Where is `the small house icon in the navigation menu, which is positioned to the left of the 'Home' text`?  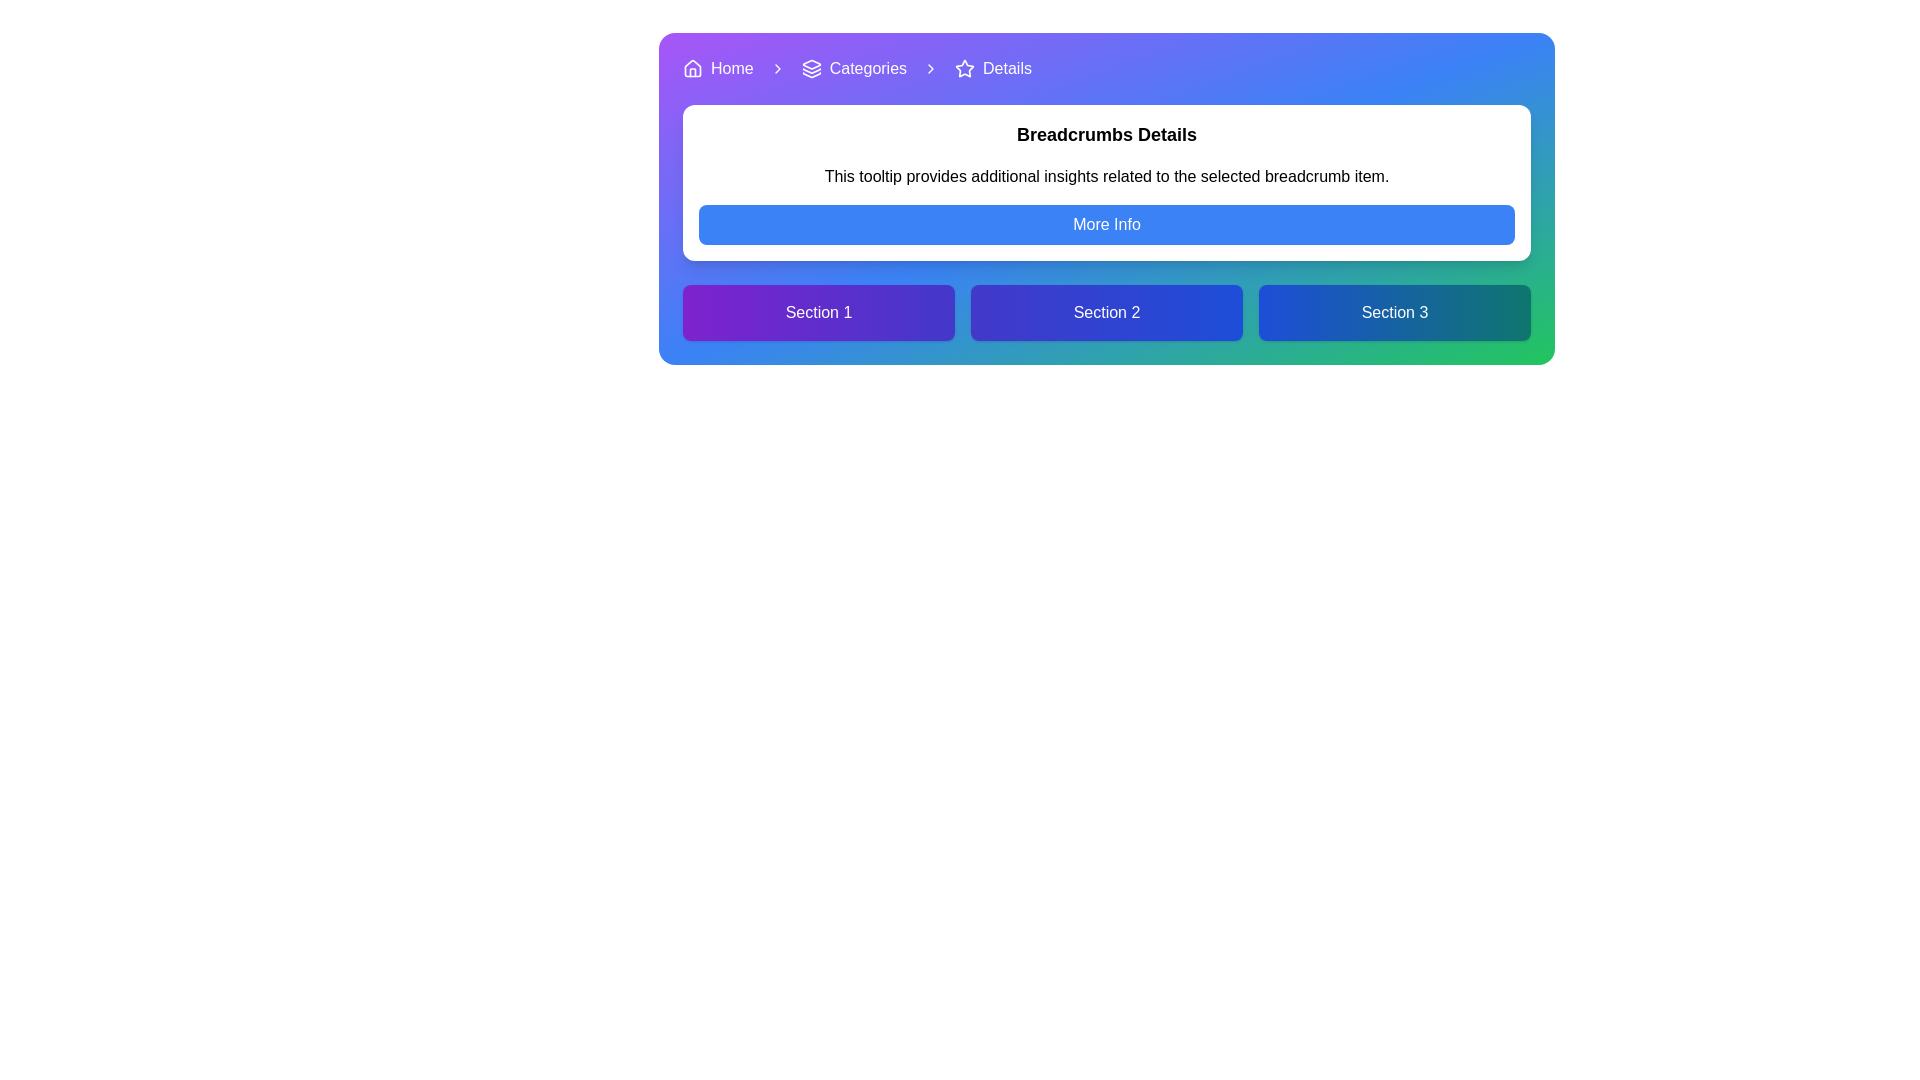 the small house icon in the navigation menu, which is positioned to the left of the 'Home' text is located at coordinates (692, 68).